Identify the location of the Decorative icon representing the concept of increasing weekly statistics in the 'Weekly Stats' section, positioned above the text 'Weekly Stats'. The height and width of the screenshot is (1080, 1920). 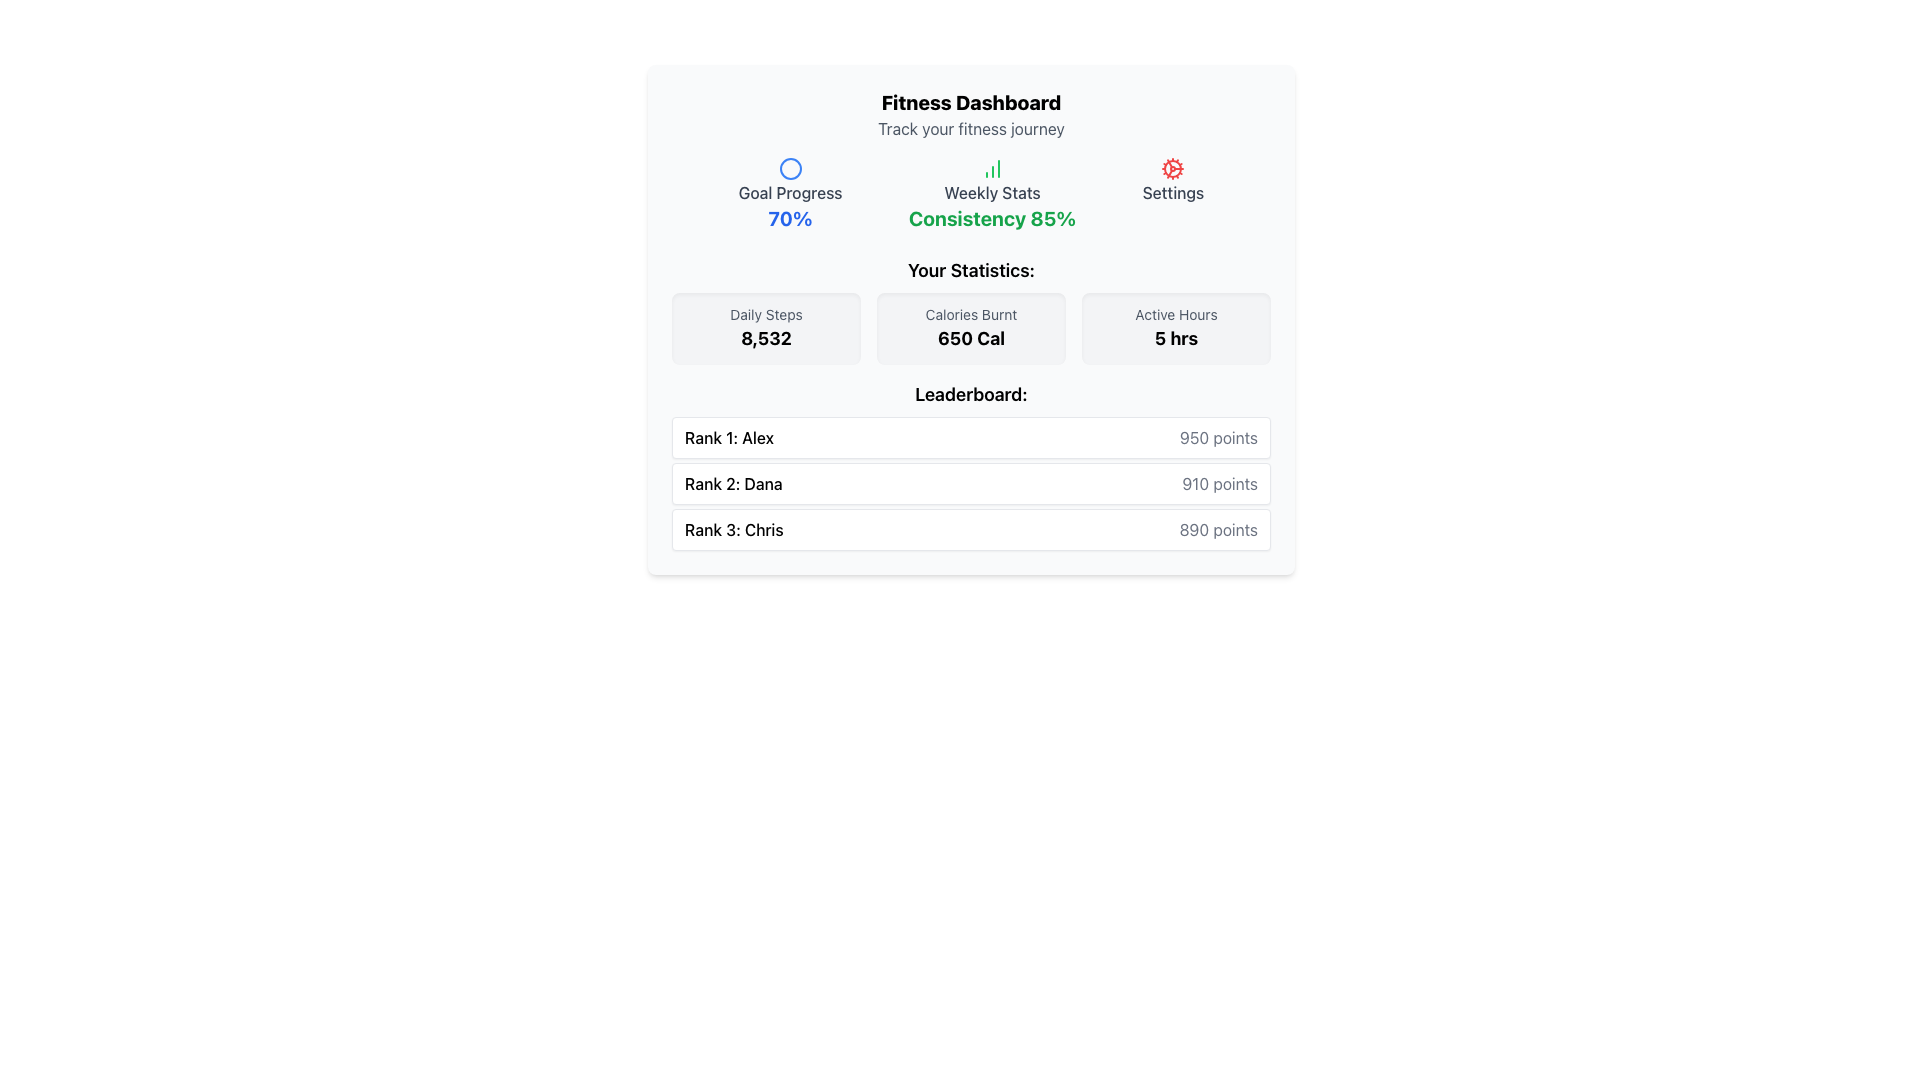
(992, 168).